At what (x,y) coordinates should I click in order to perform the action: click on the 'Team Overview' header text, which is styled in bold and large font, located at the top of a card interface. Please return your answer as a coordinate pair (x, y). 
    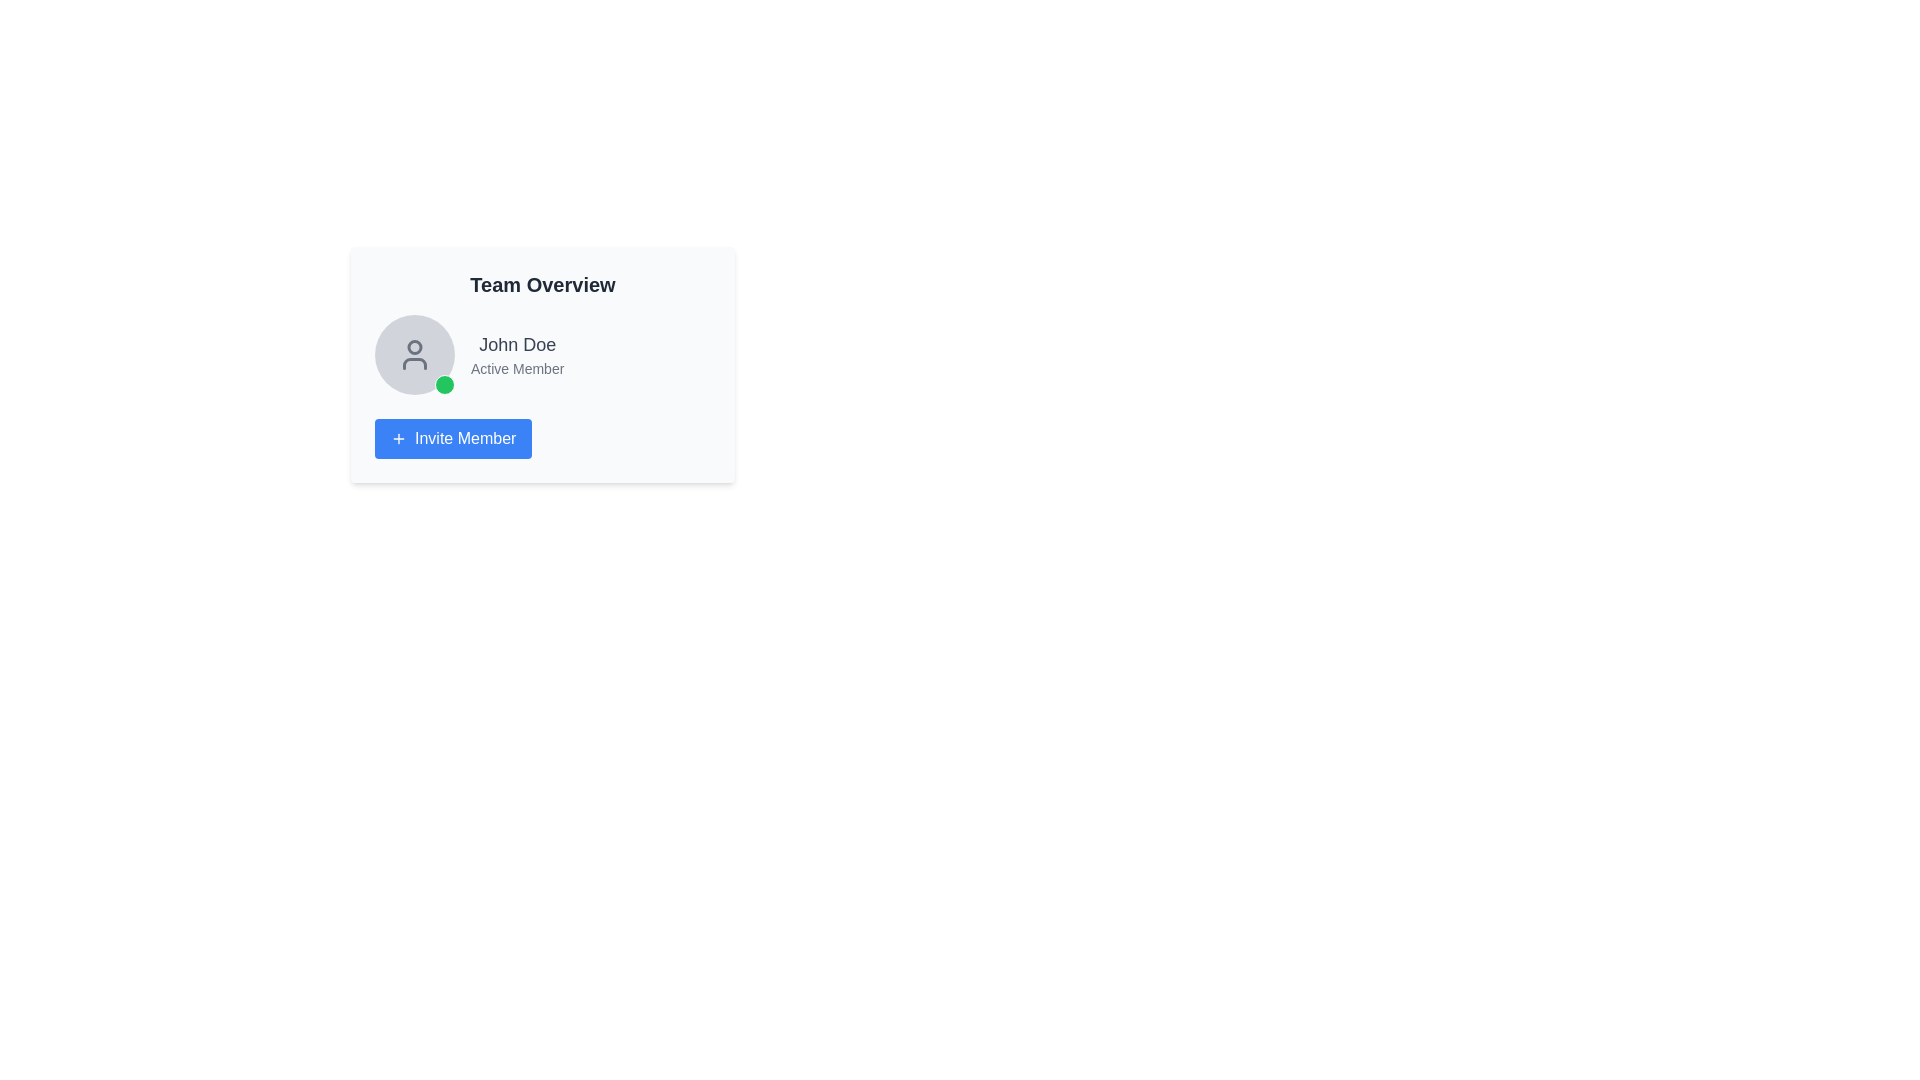
    Looking at the image, I should click on (542, 285).